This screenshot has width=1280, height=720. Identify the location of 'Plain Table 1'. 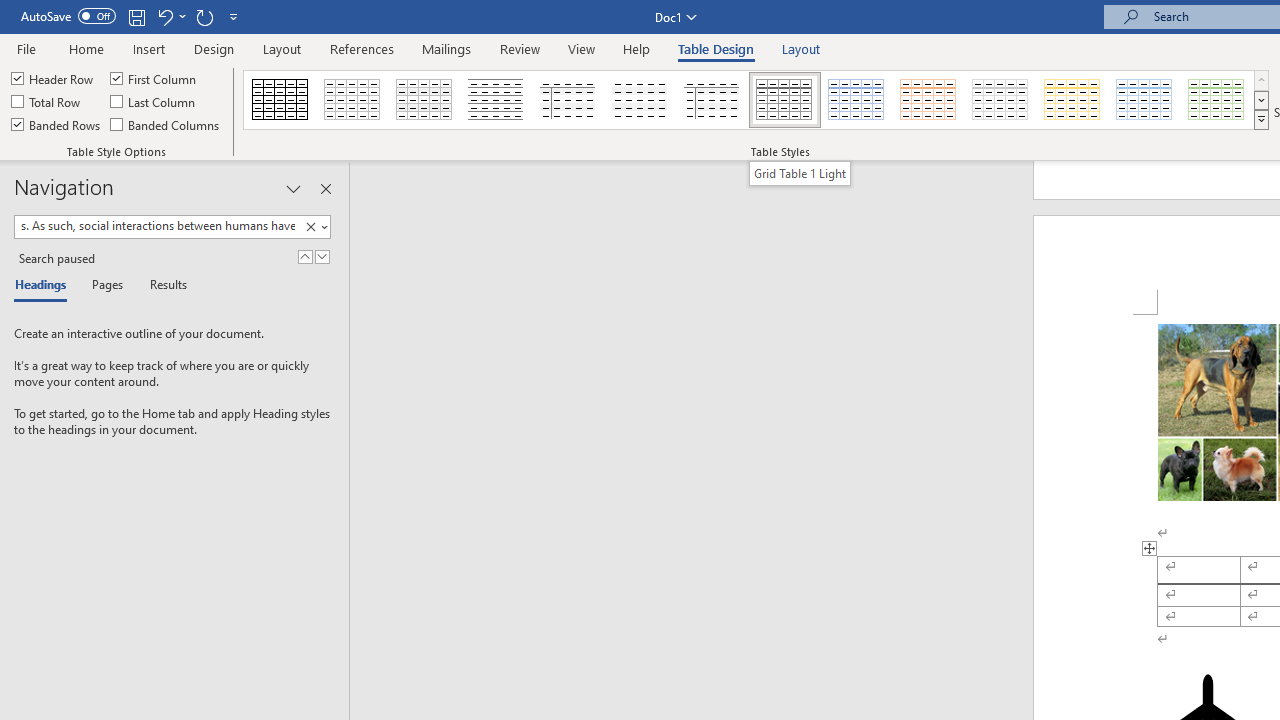
(423, 100).